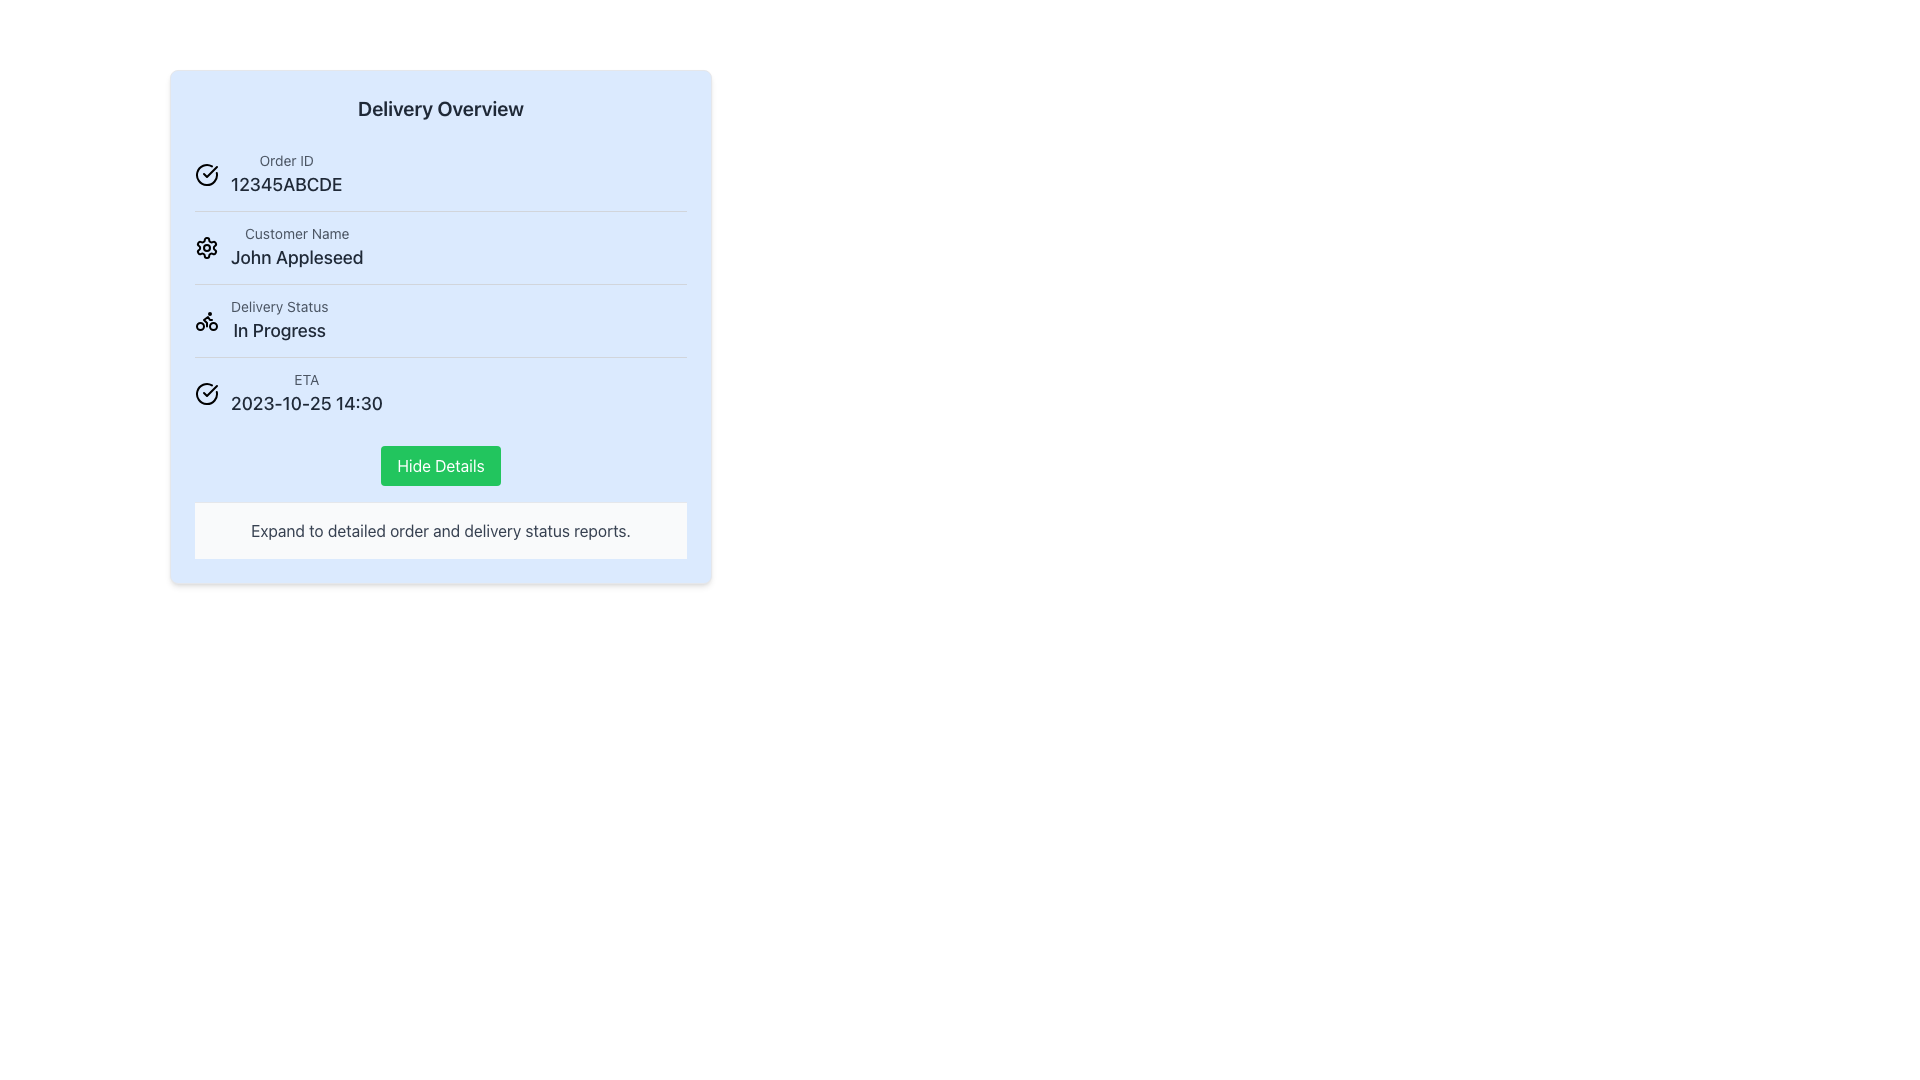  What do you see at coordinates (440, 529) in the screenshot?
I see `the light gray rectangular box containing the text 'Expand to detailed order and delivery status reports.' located below the 'Hide Details' button in the 'Delivery Overview' card` at bounding box center [440, 529].